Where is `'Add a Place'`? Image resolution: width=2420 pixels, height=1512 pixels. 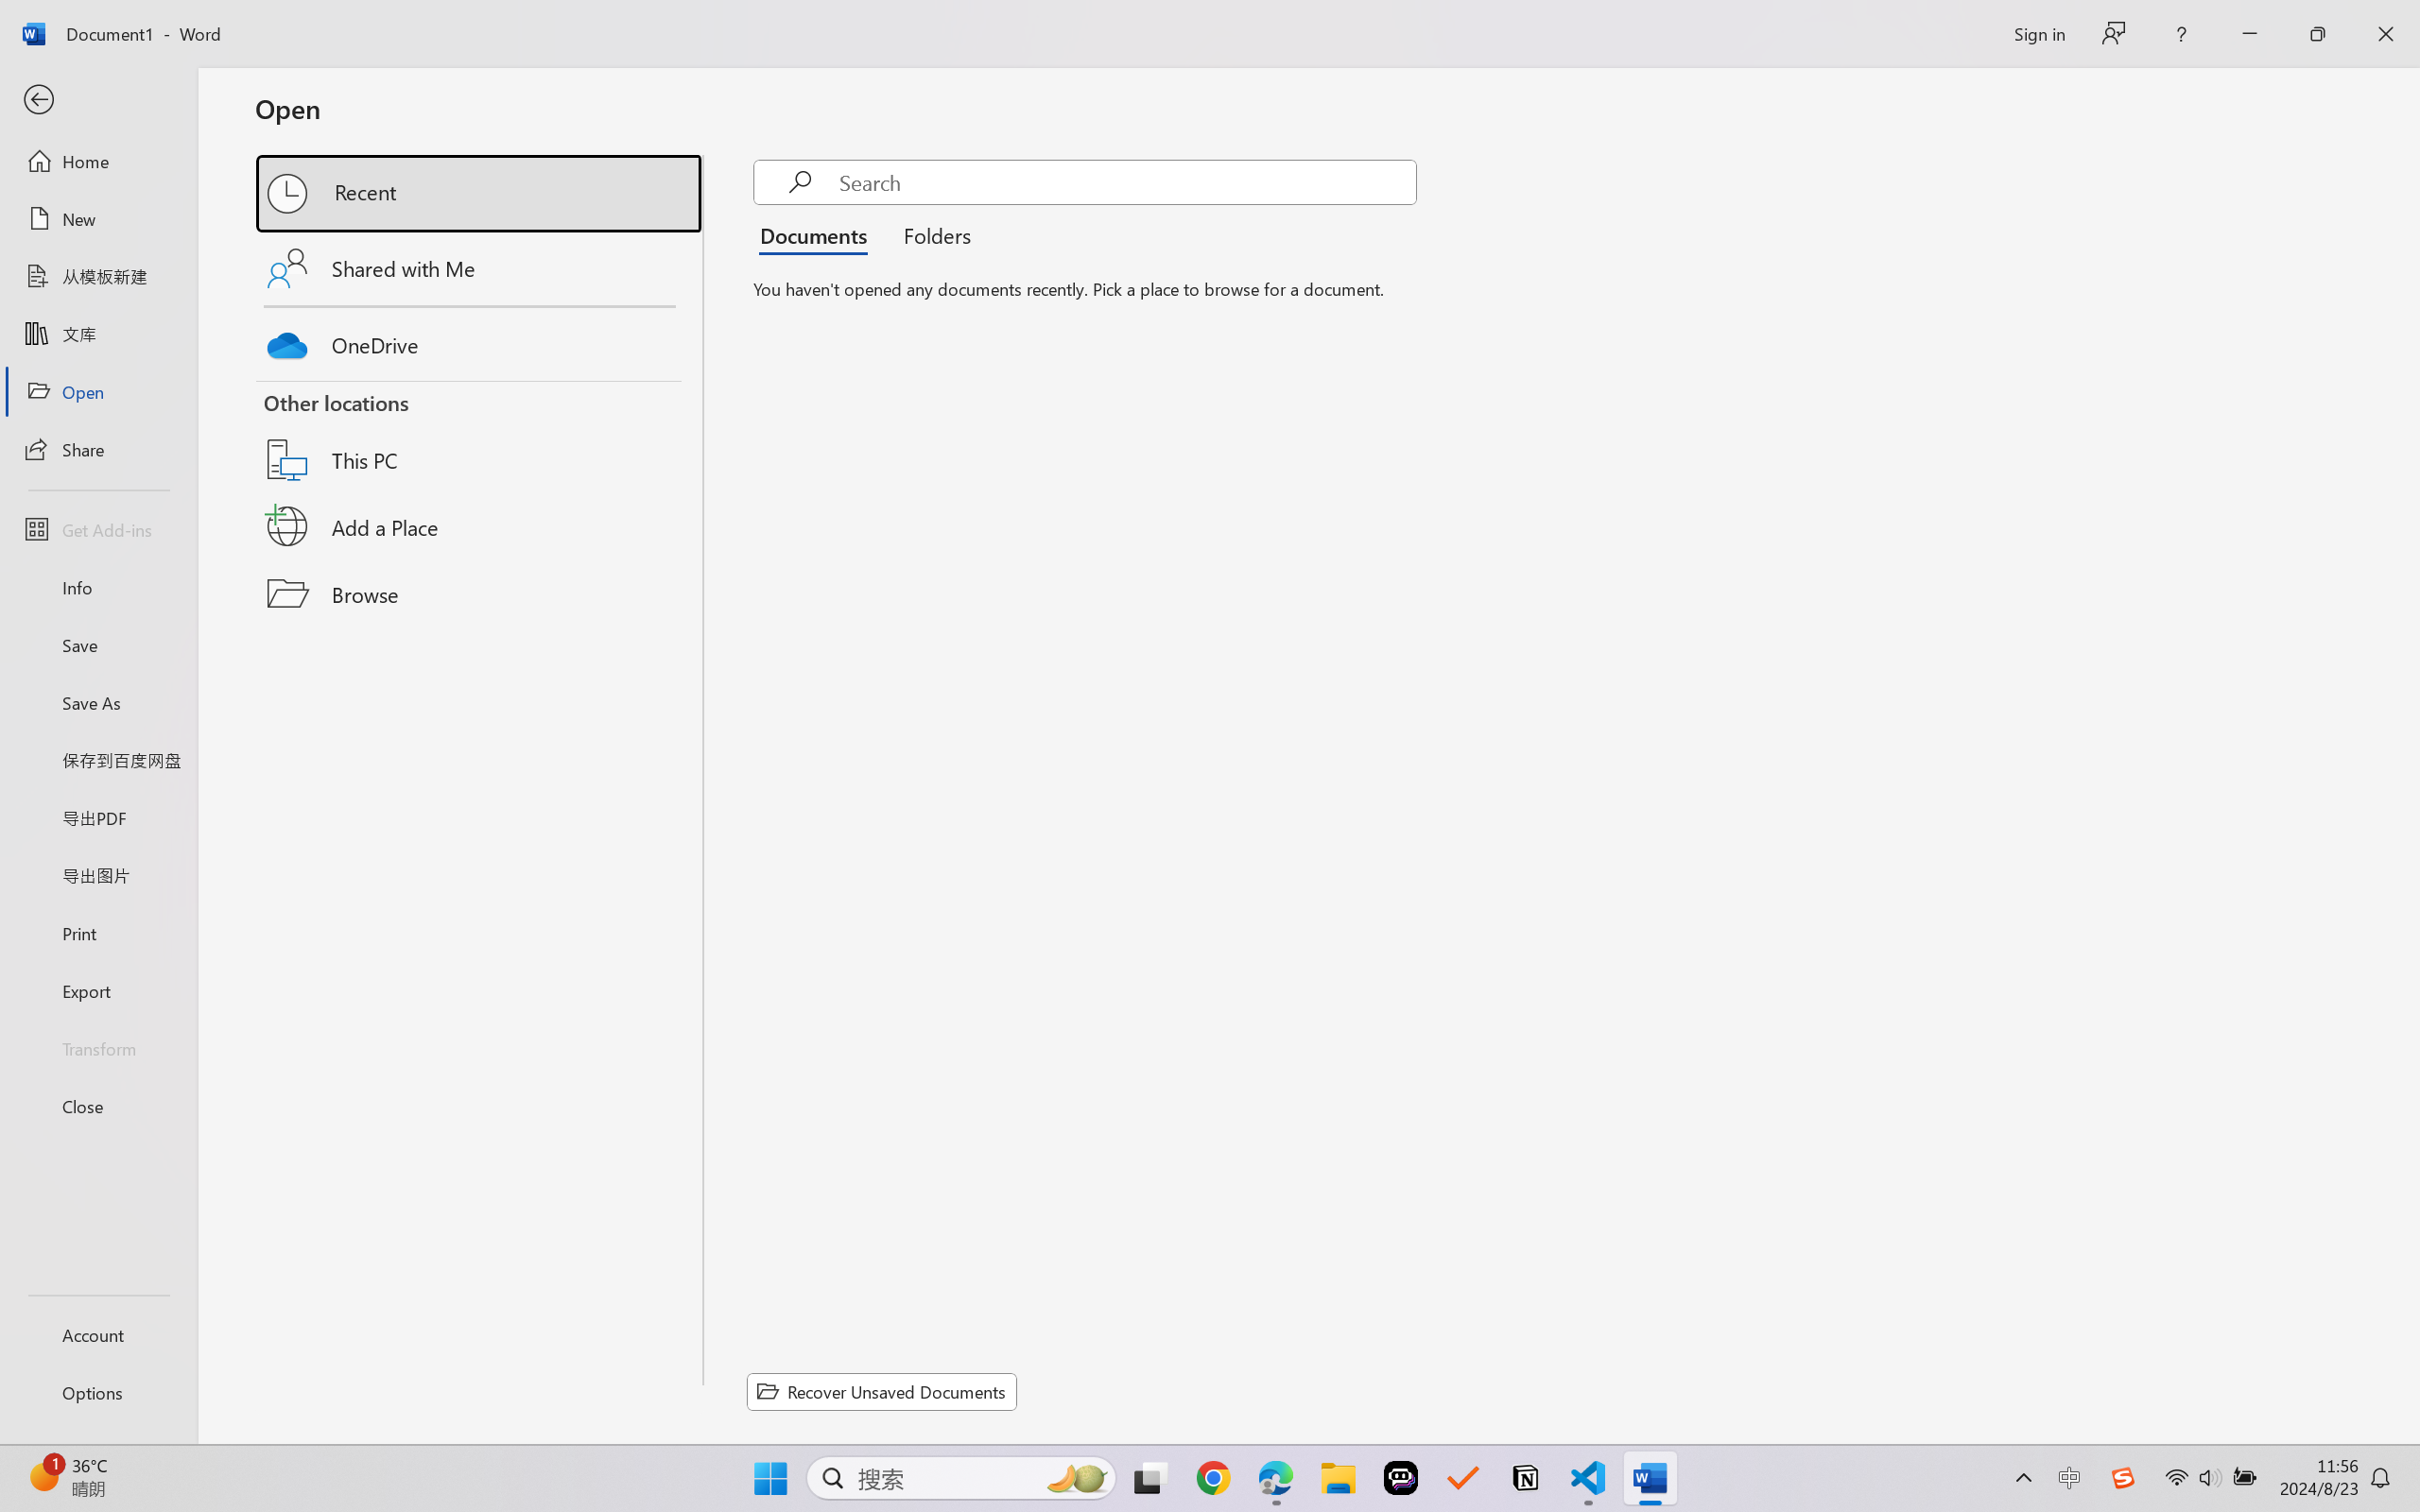 'Add a Place' is located at coordinates (480, 525).